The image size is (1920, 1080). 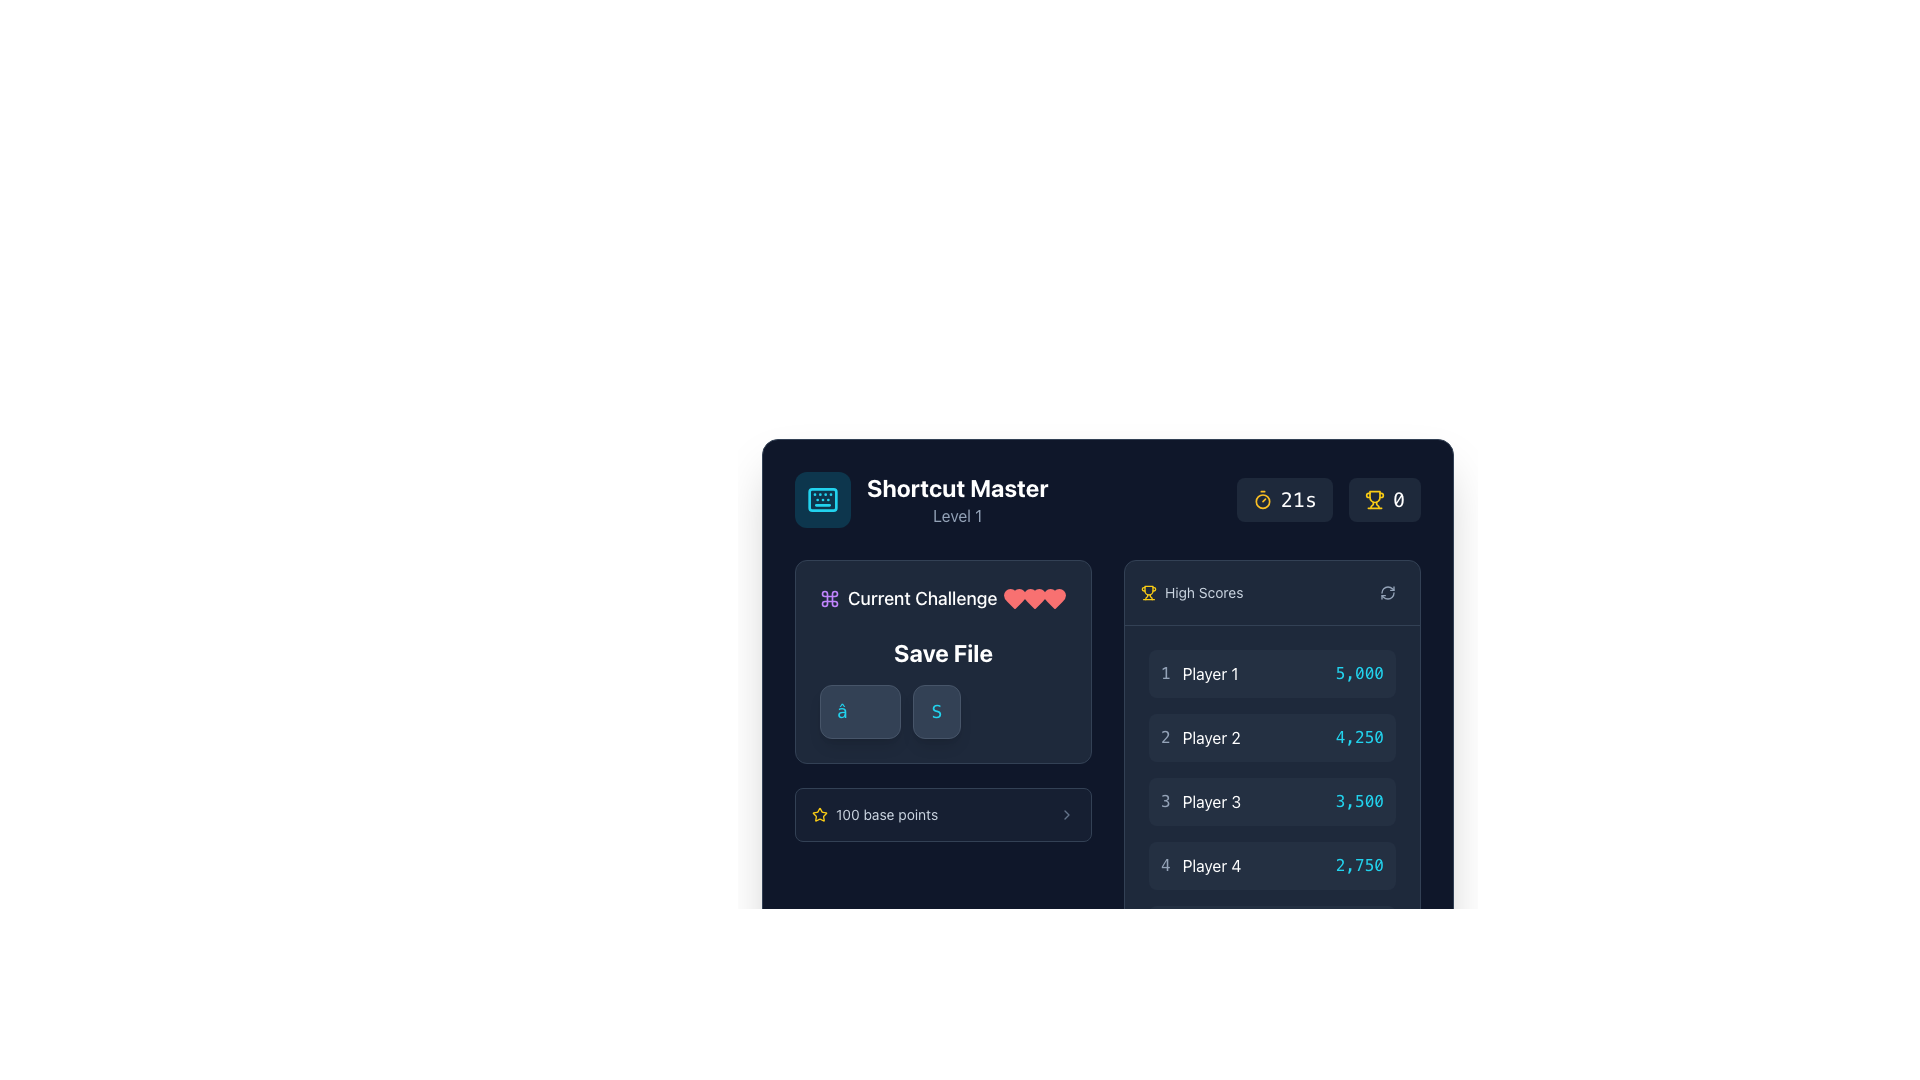 What do you see at coordinates (1386, 592) in the screenshot?
I see `the refresh button located in the top right corner of the 'High Scores' section` at bounding box center [1386, 592].